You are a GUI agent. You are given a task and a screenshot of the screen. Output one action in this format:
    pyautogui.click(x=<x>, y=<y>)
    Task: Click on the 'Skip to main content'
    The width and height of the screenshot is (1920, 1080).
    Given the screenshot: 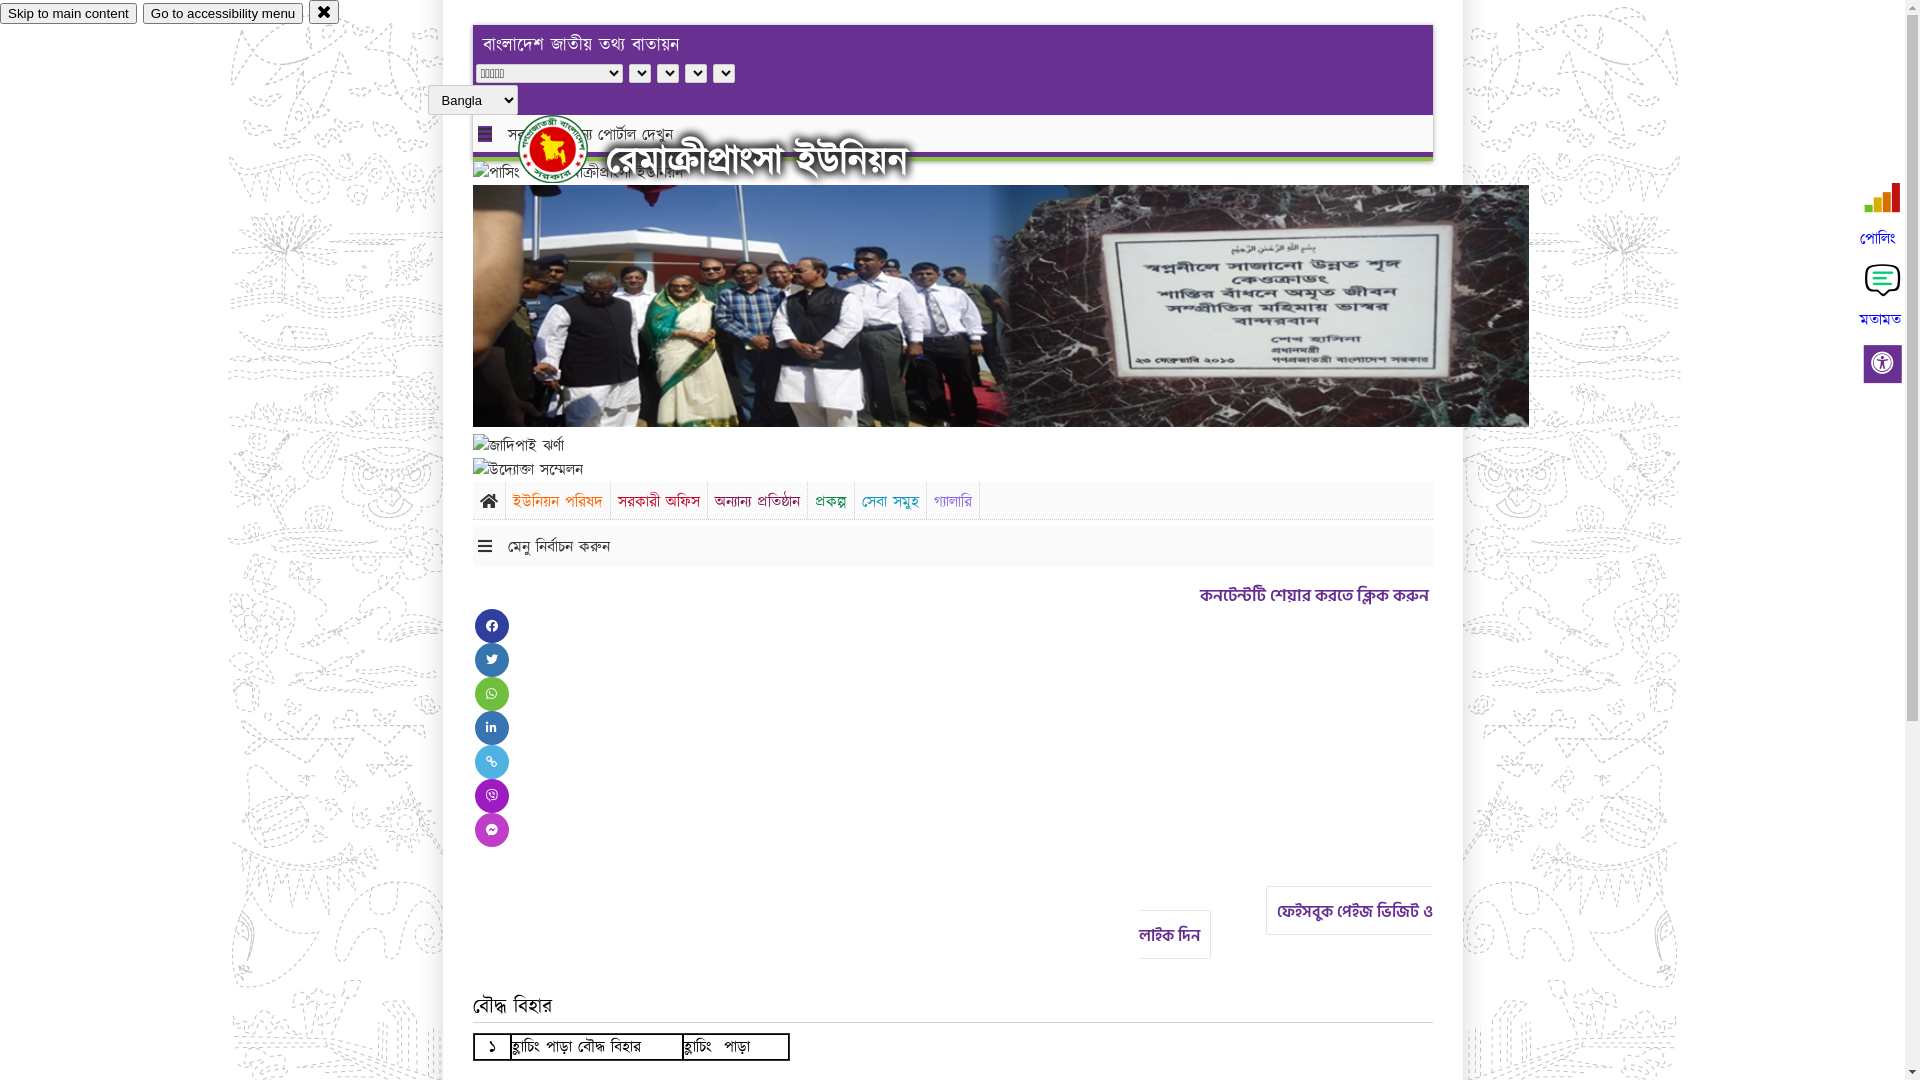 What is the action you would take?
    pyautogui.click(x=68, y=13)
    